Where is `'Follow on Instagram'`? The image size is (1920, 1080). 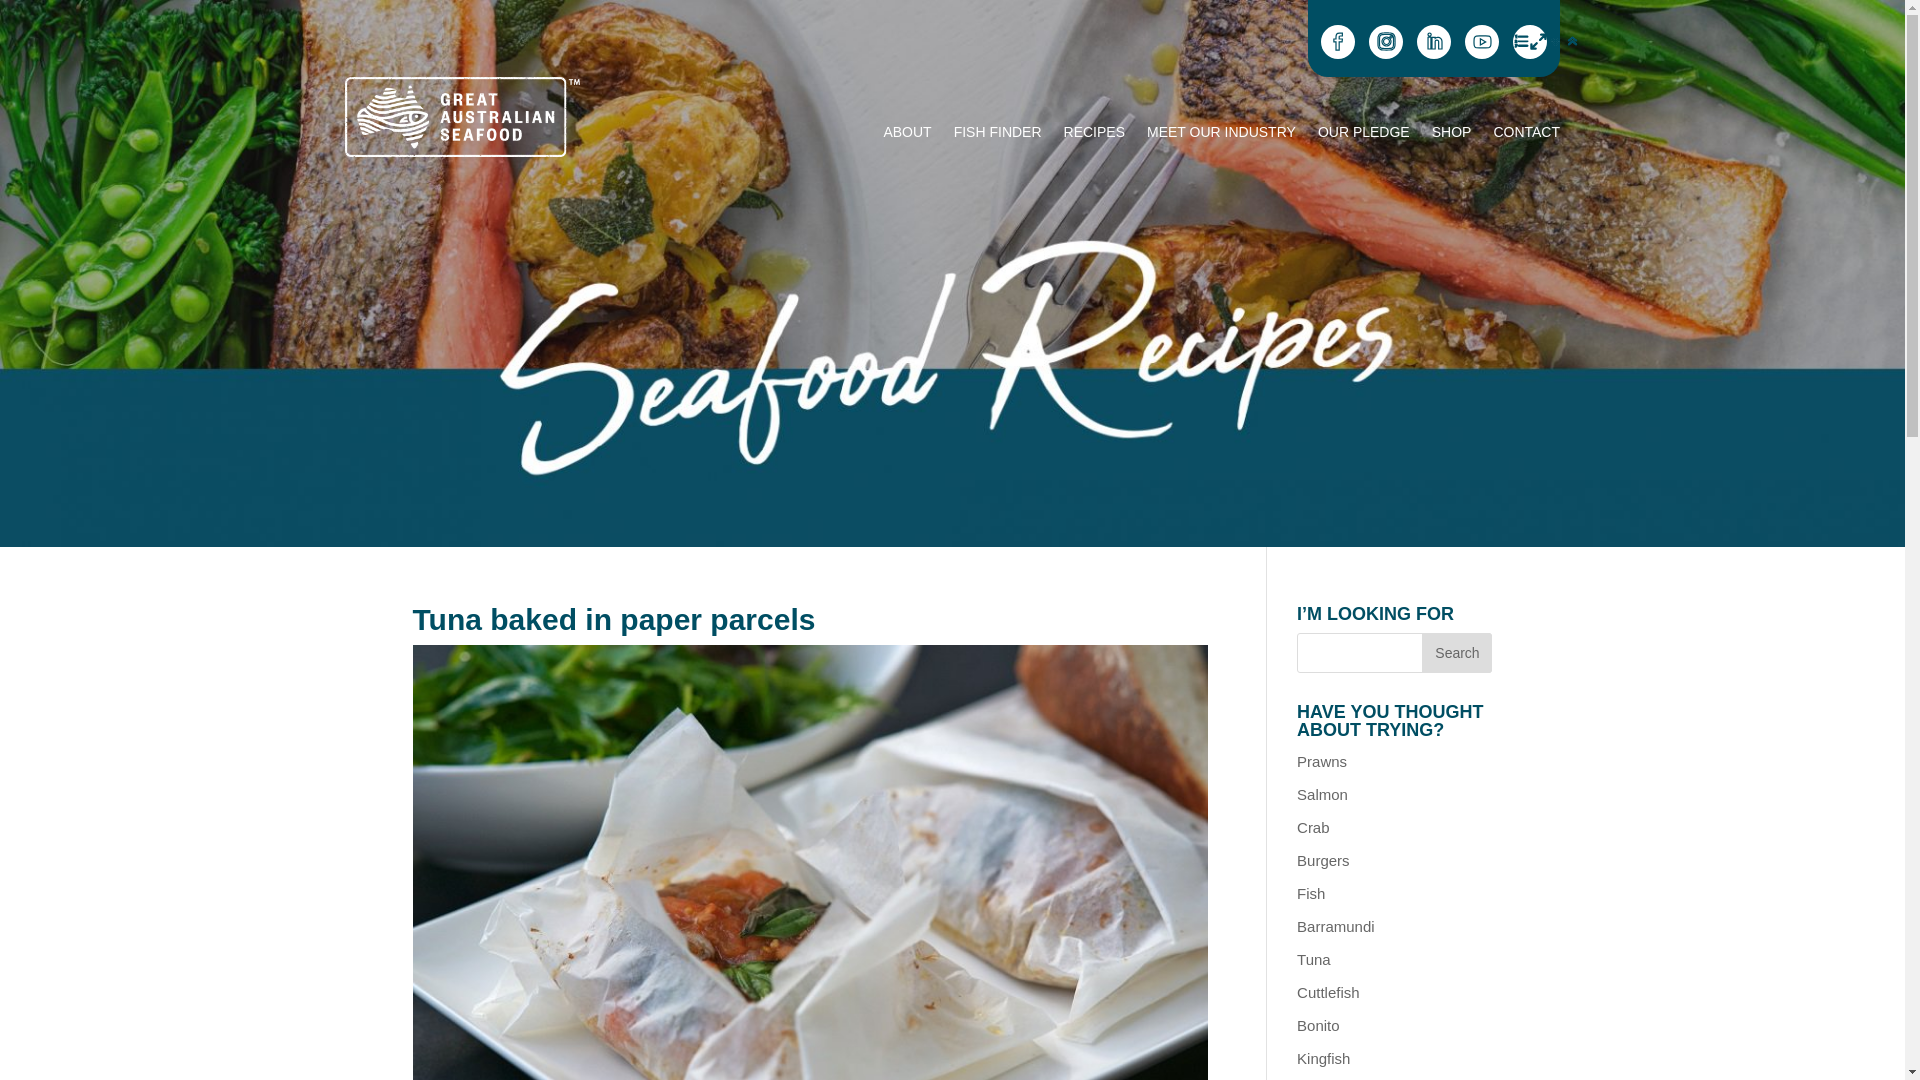 'Follow on Instagram' is located at coordinates (1385, 42).